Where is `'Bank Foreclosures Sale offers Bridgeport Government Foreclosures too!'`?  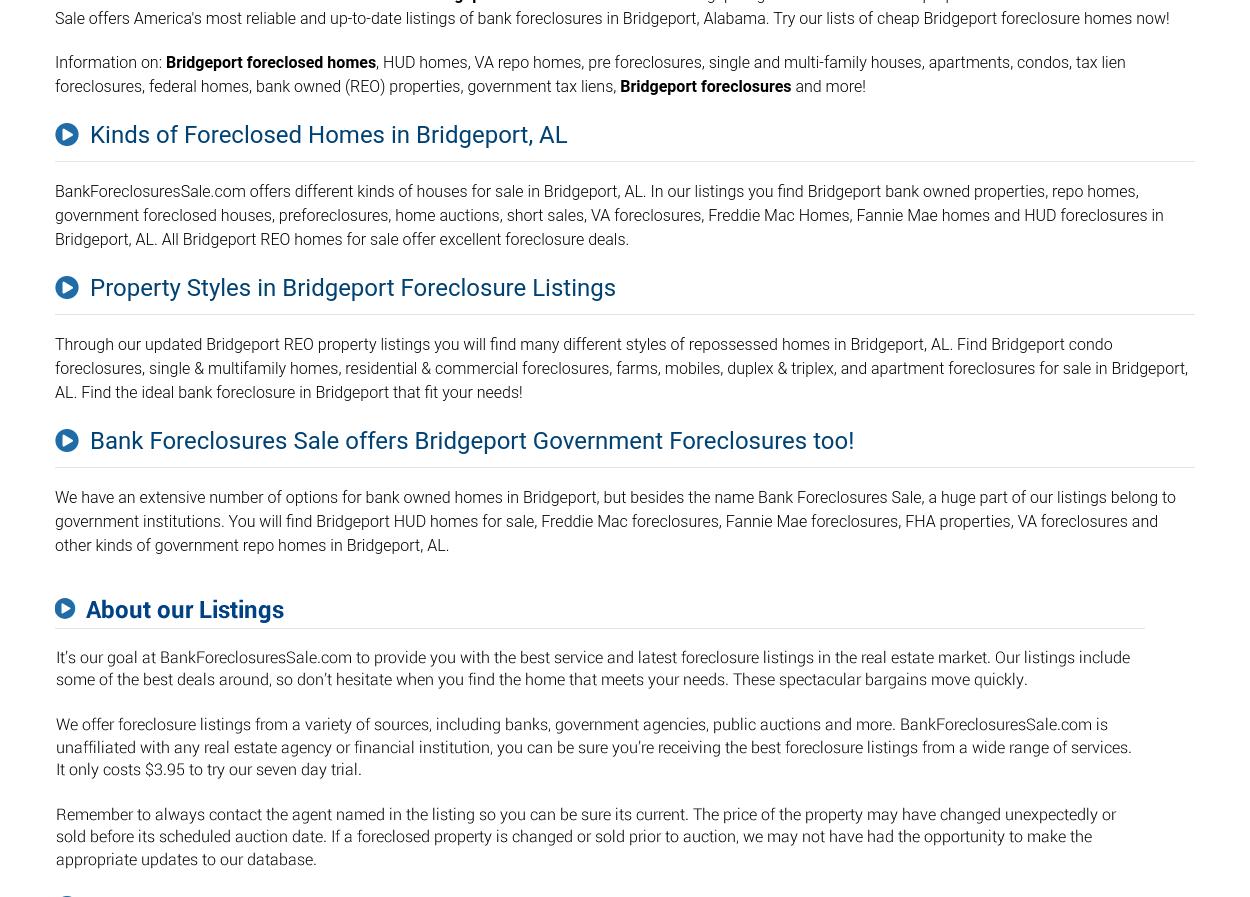
'Bank Foreclosures Sale offers Bridgeport Government Foreclosures too!' is located at coordinates (471, 439).